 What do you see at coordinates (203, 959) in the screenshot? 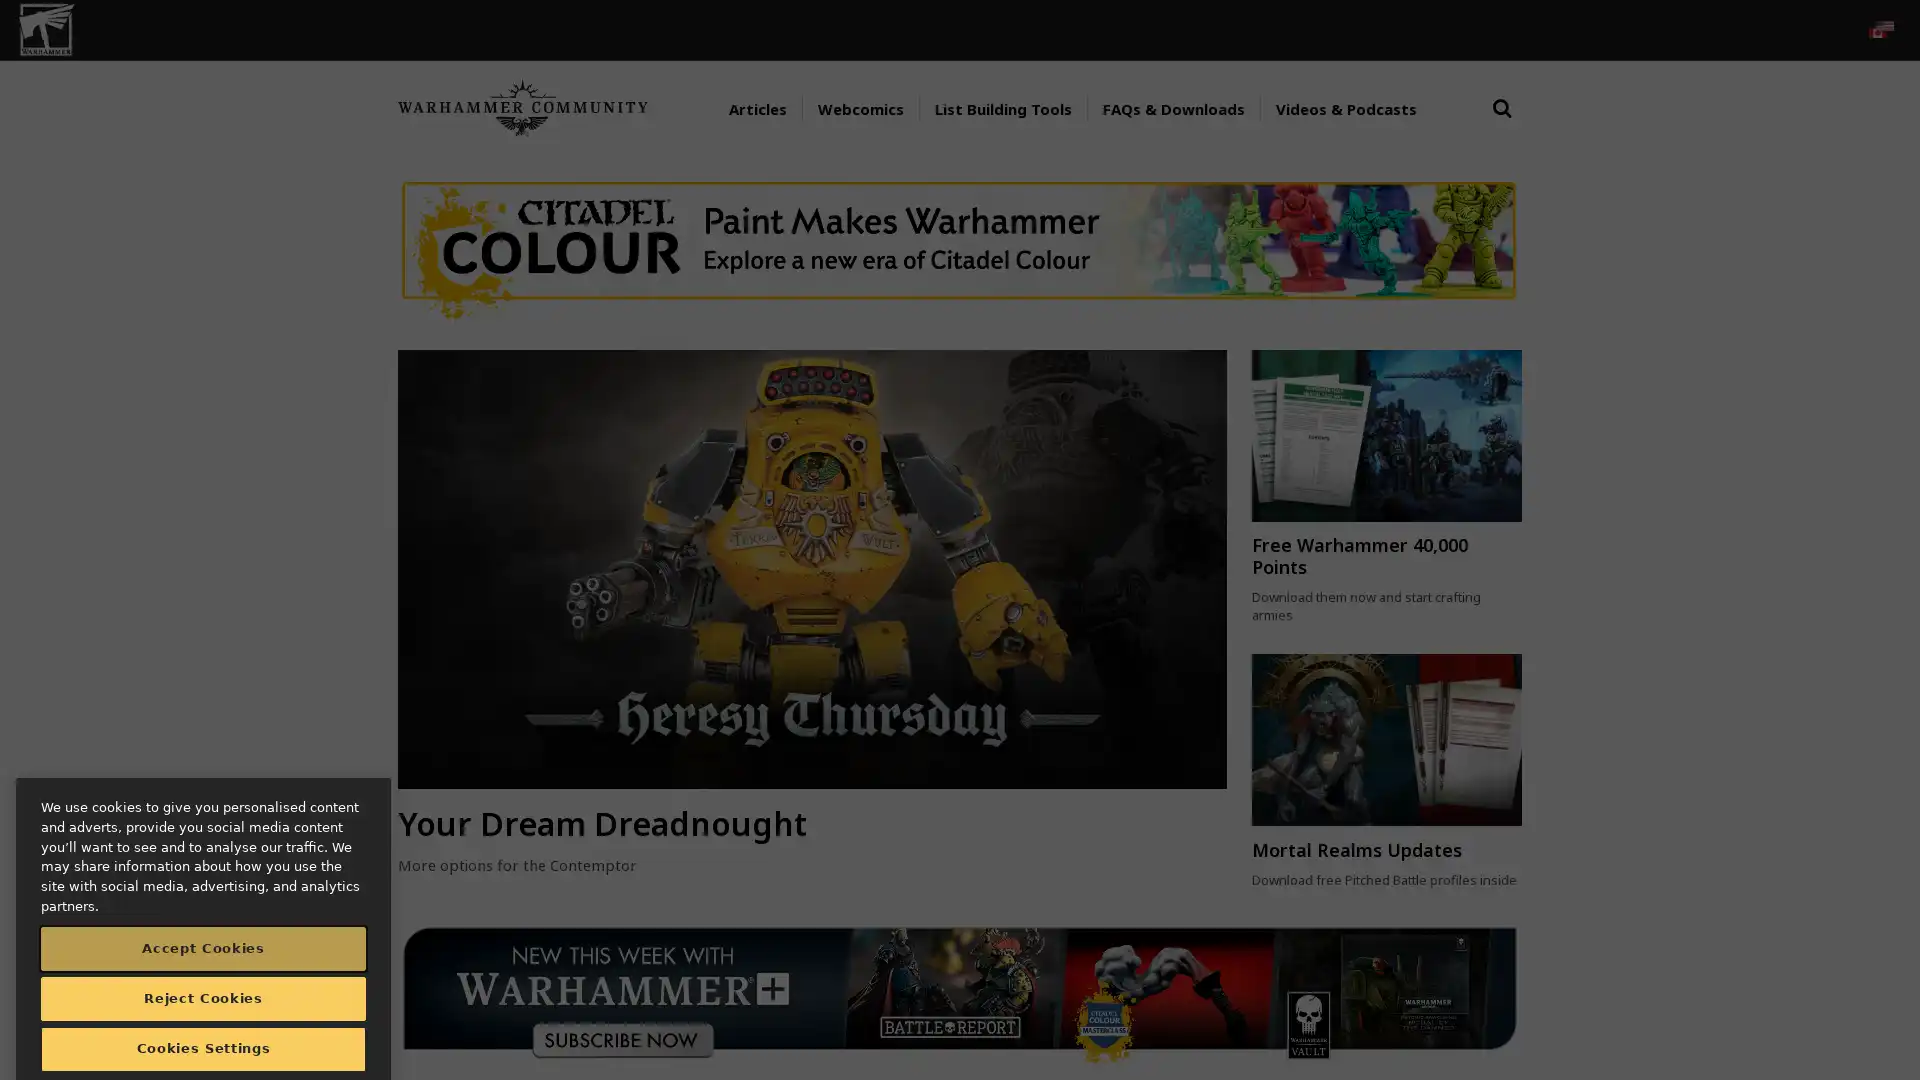
I see `Reject Cookies` at bounding box center [203, 959].